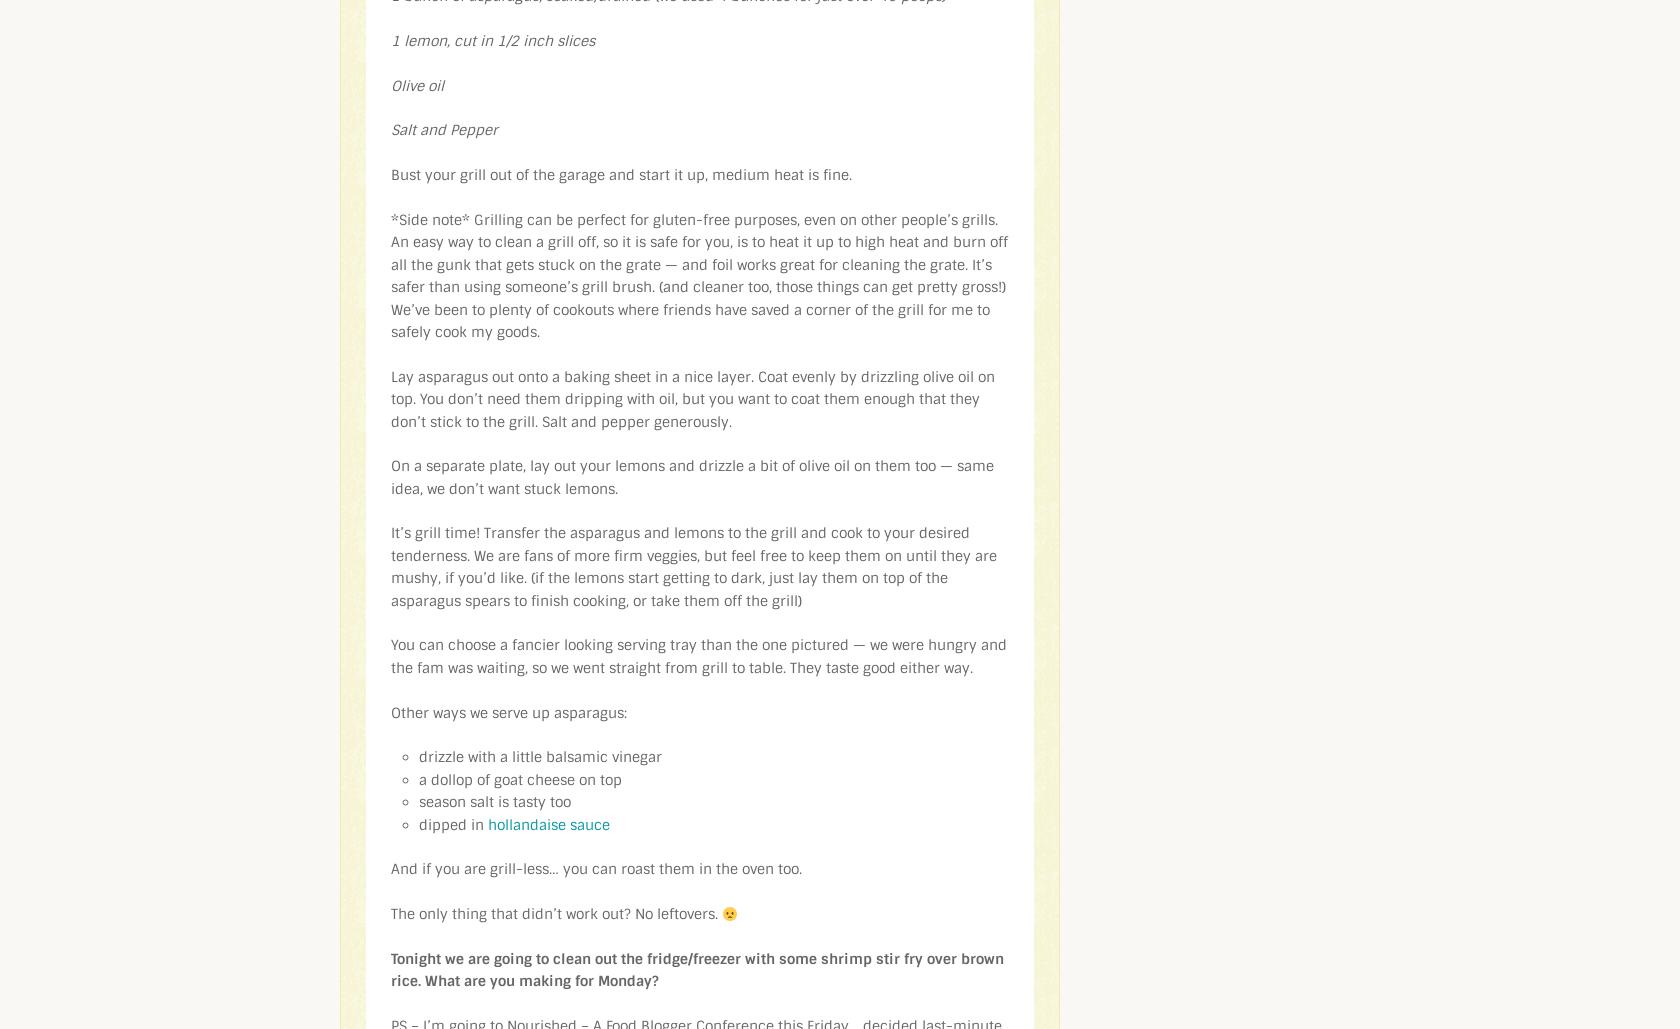 The width and height of the screenshot is (1680, 1029). What do you see at coordinates (692, 477) in the screenshot?
I see `'On a separate plate, lay out your lemons and drizzle a bit of olive oil on them too — same idea, we don’t want stuck lemons.'` at bounding box center [692, 477].